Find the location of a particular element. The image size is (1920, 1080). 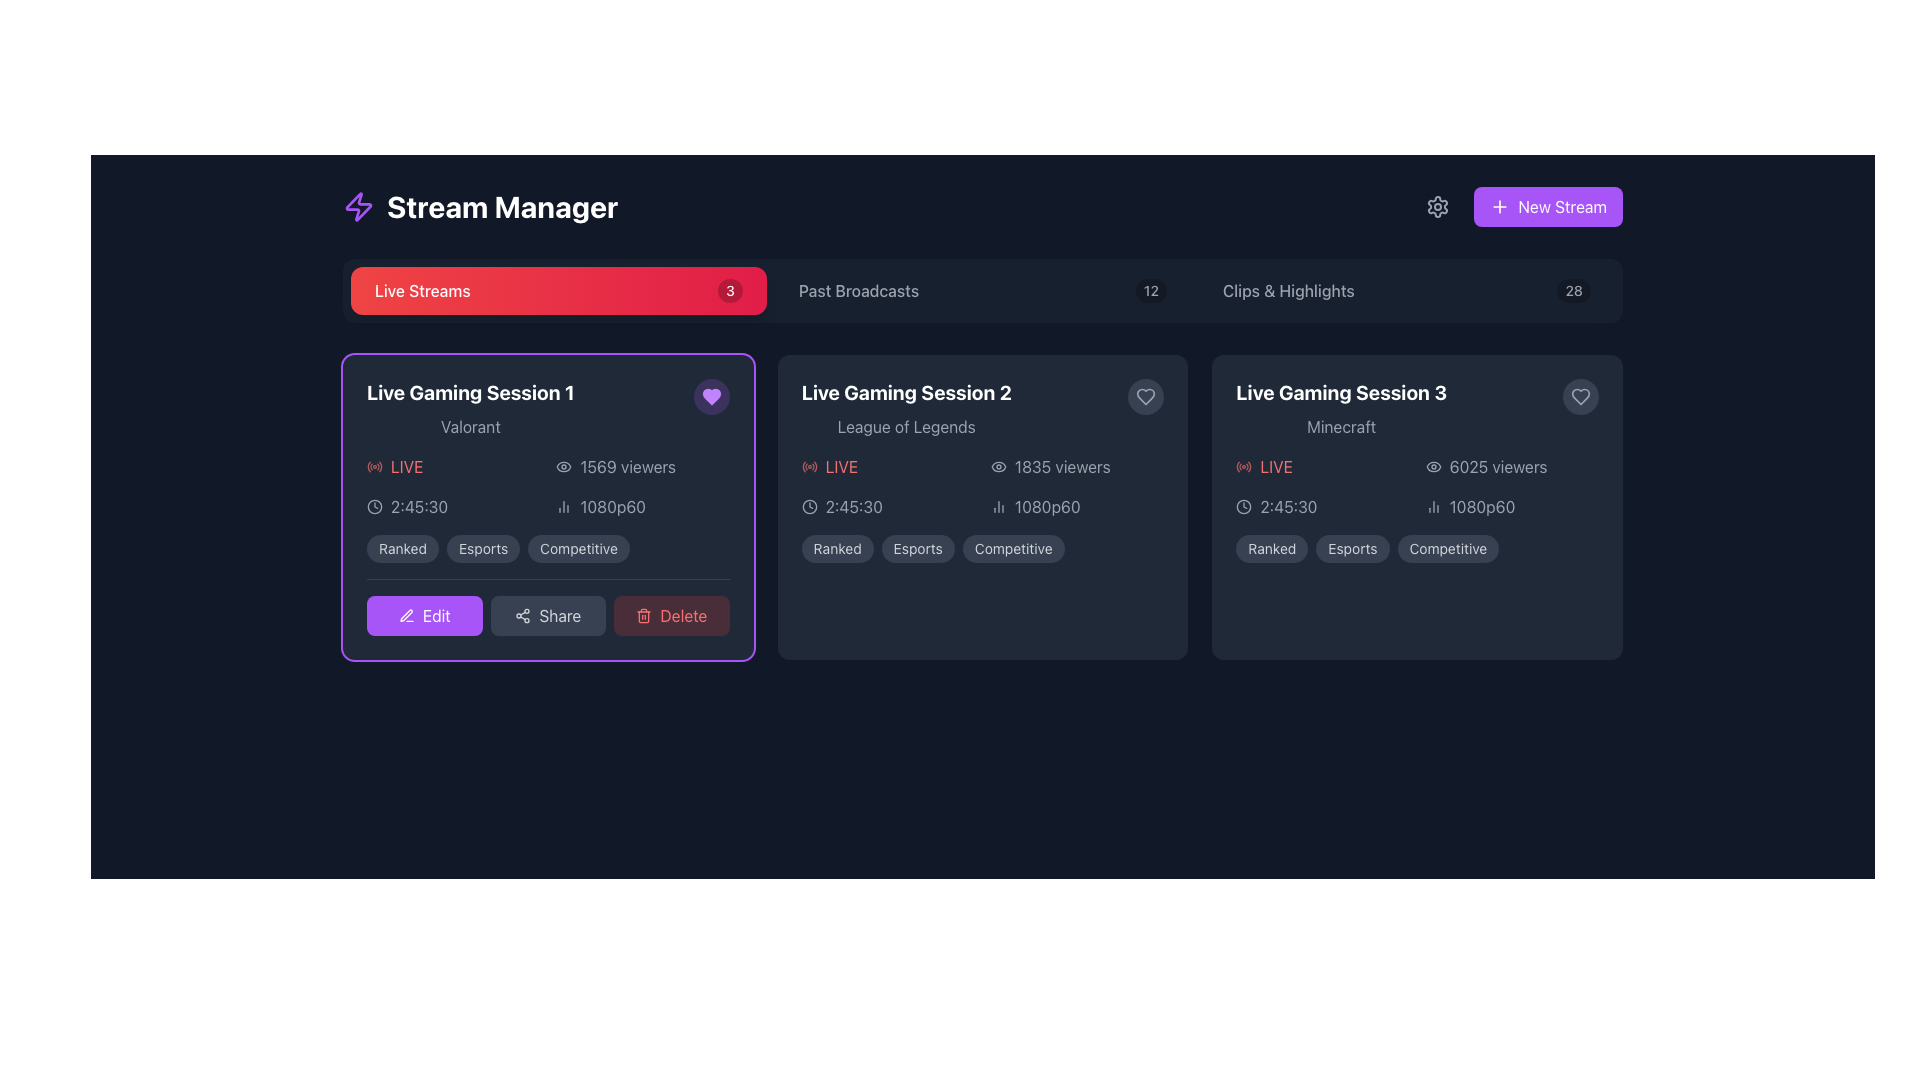

the second label indicating the category type under the 'Live Gaming Session 2' section, positioned between 'Ranked' and 'Competitive' is located at coordinates (917, 548).